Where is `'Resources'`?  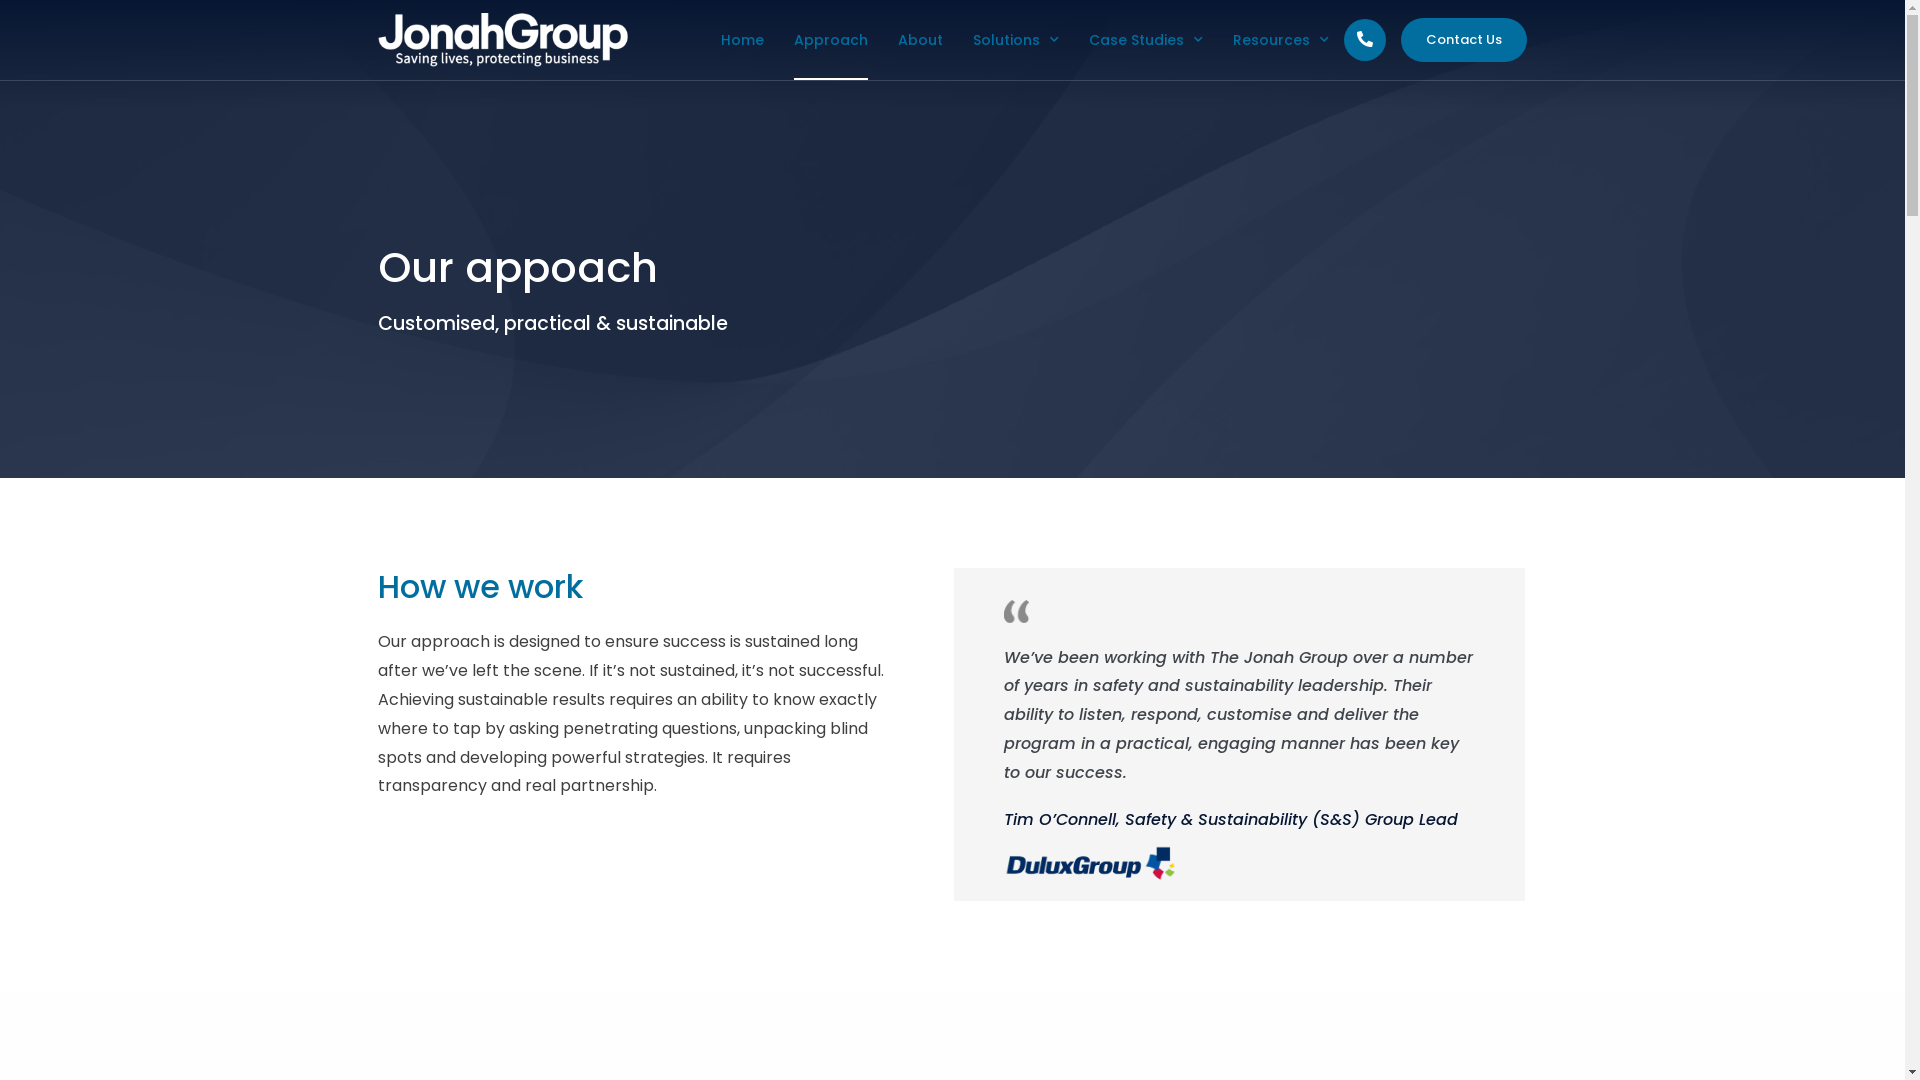
'Resources' is located at coordinates (1232, 39).